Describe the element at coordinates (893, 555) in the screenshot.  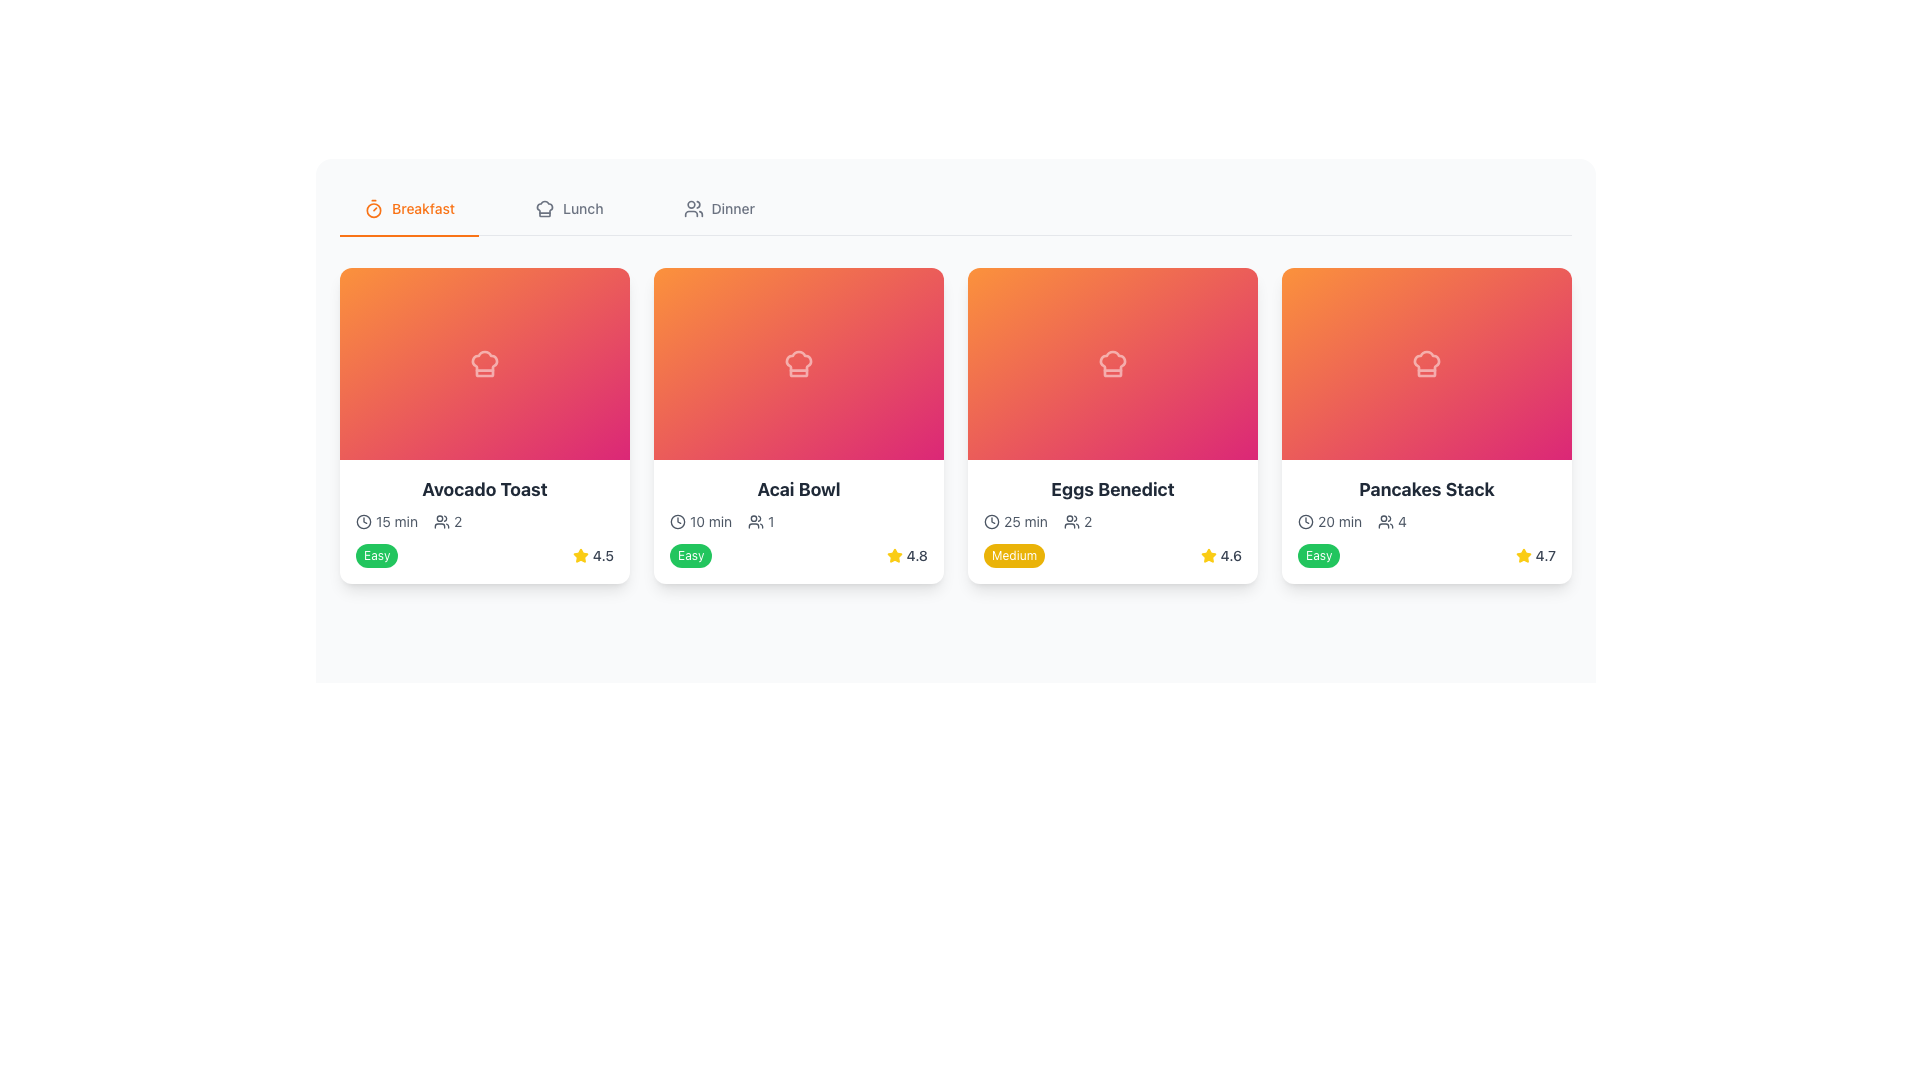
I see `the star-shaped icon that represents the rating for 'Eggs Benedict', located in the bottom-right region of the third card, below the rating text '4.6'` at that location.